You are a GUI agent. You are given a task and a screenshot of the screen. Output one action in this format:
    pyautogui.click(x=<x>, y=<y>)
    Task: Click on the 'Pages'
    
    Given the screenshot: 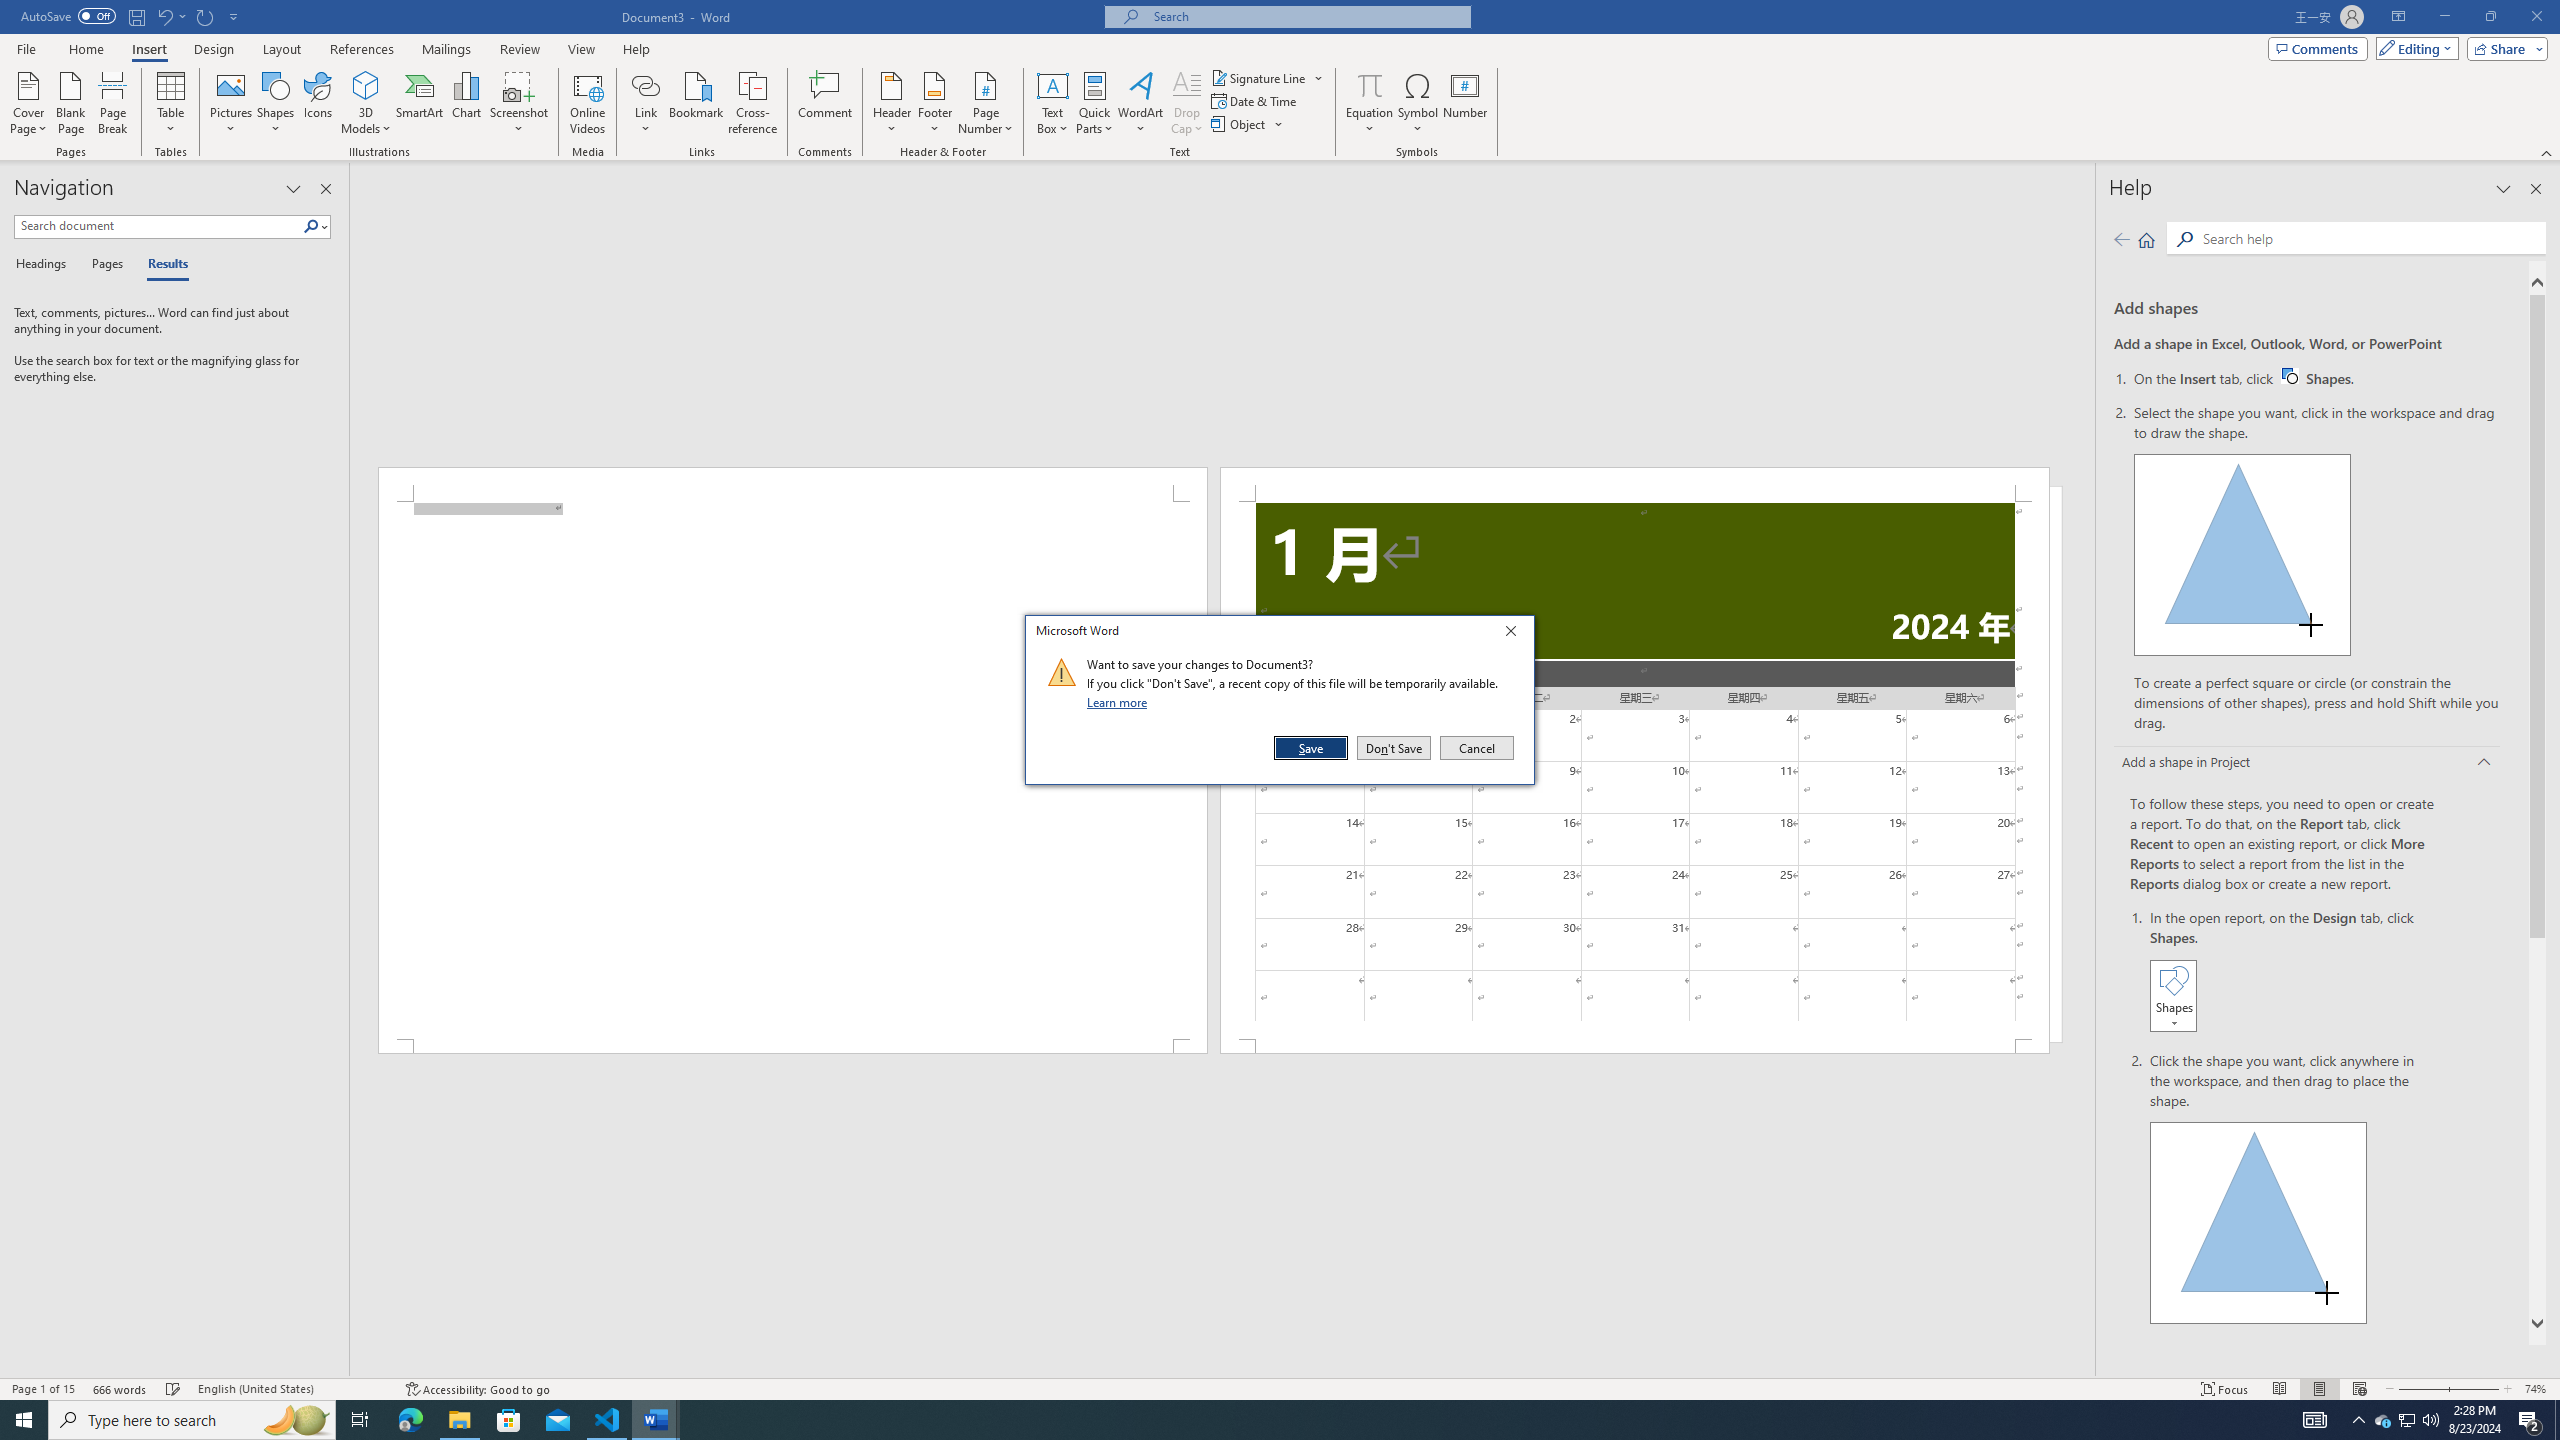 What is the action you would take?
    pyautogui.click(x=103, y=264)
    